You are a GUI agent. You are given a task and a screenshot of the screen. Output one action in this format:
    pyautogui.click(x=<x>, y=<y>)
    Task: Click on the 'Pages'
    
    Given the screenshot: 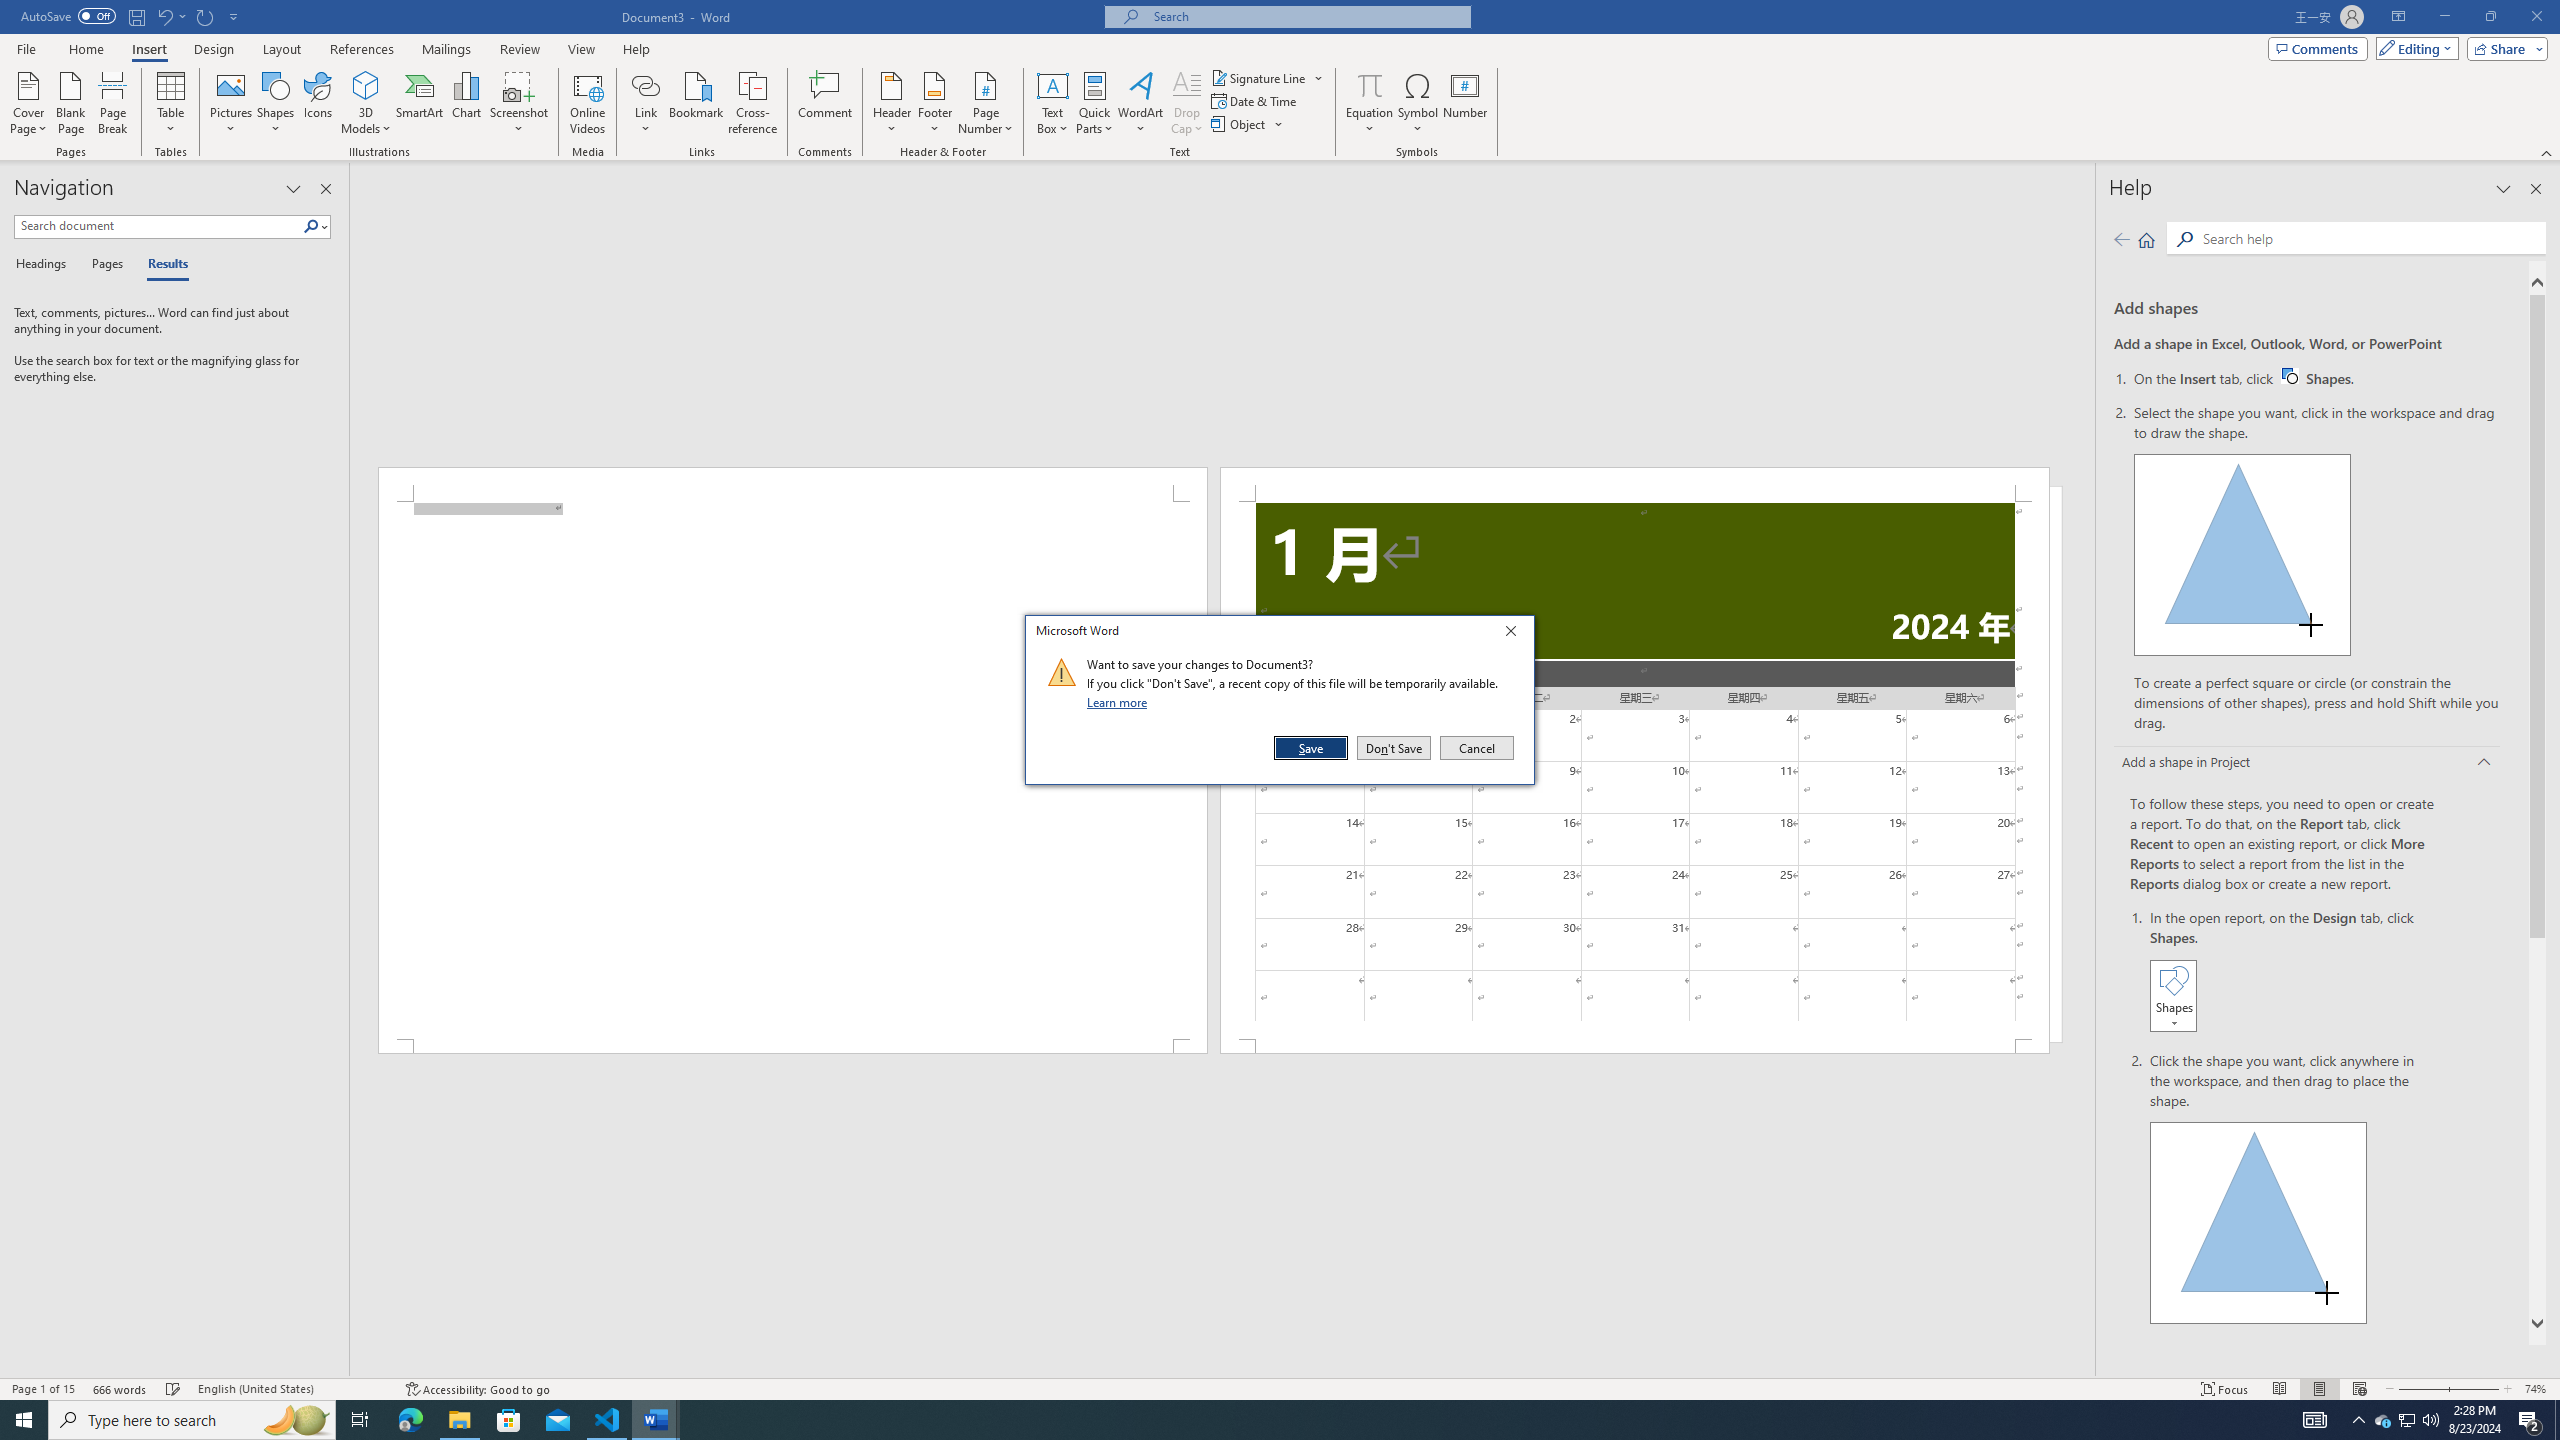 What is the action you would take?
    pyautogui.click(x=103, y=264)
    